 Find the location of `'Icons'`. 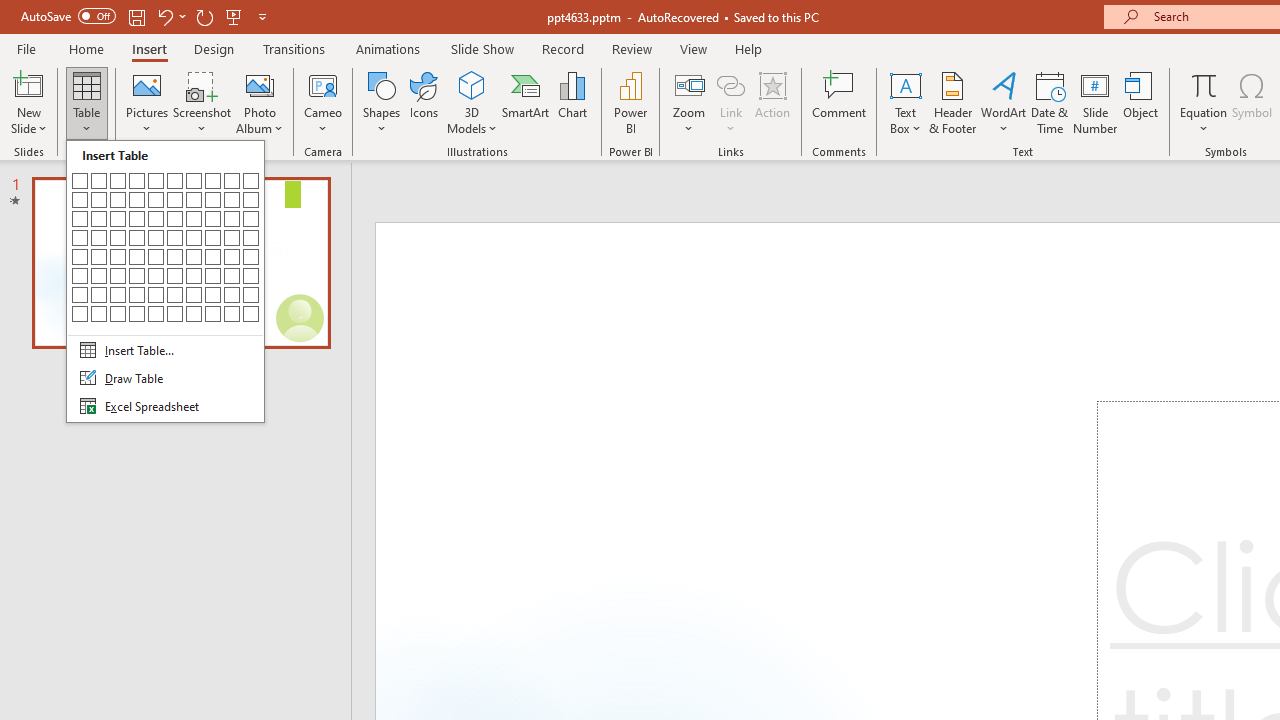

'Icons' is located at coordinates (423, 103).